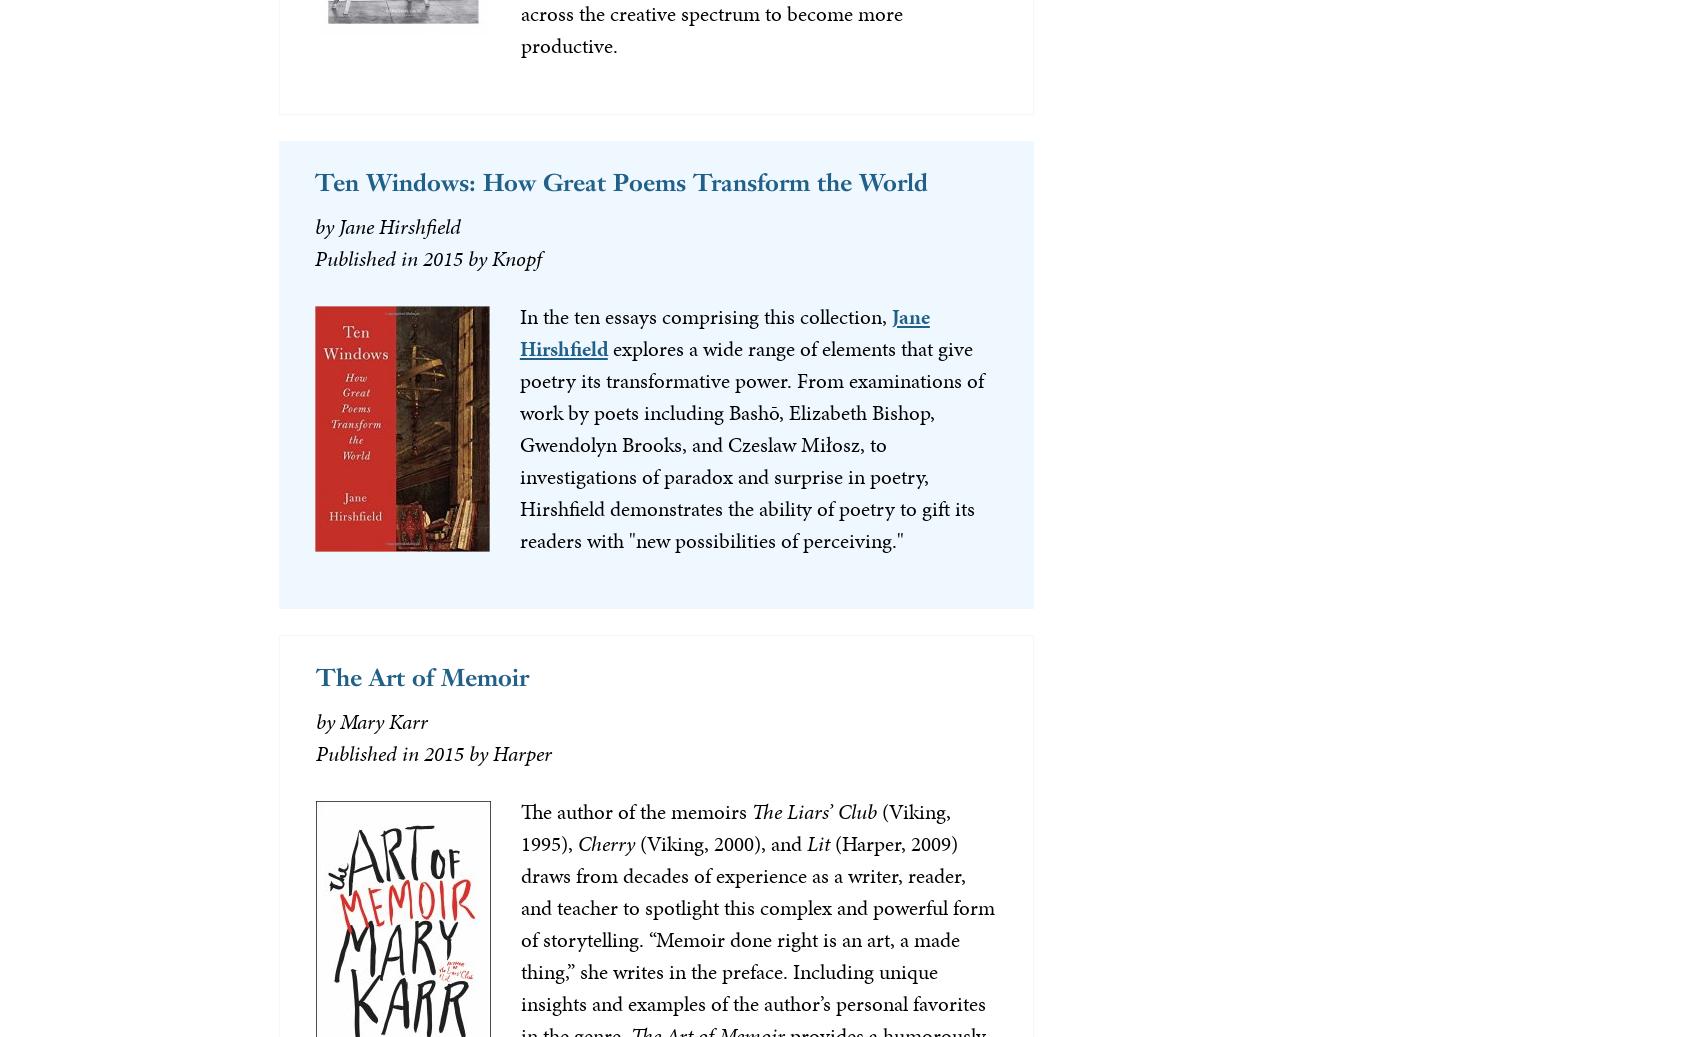  What do you see at coordinates (738, 859) in the screenshot?
I see `'(Harper, 2009) draws'` at bounding box center [738, 859].